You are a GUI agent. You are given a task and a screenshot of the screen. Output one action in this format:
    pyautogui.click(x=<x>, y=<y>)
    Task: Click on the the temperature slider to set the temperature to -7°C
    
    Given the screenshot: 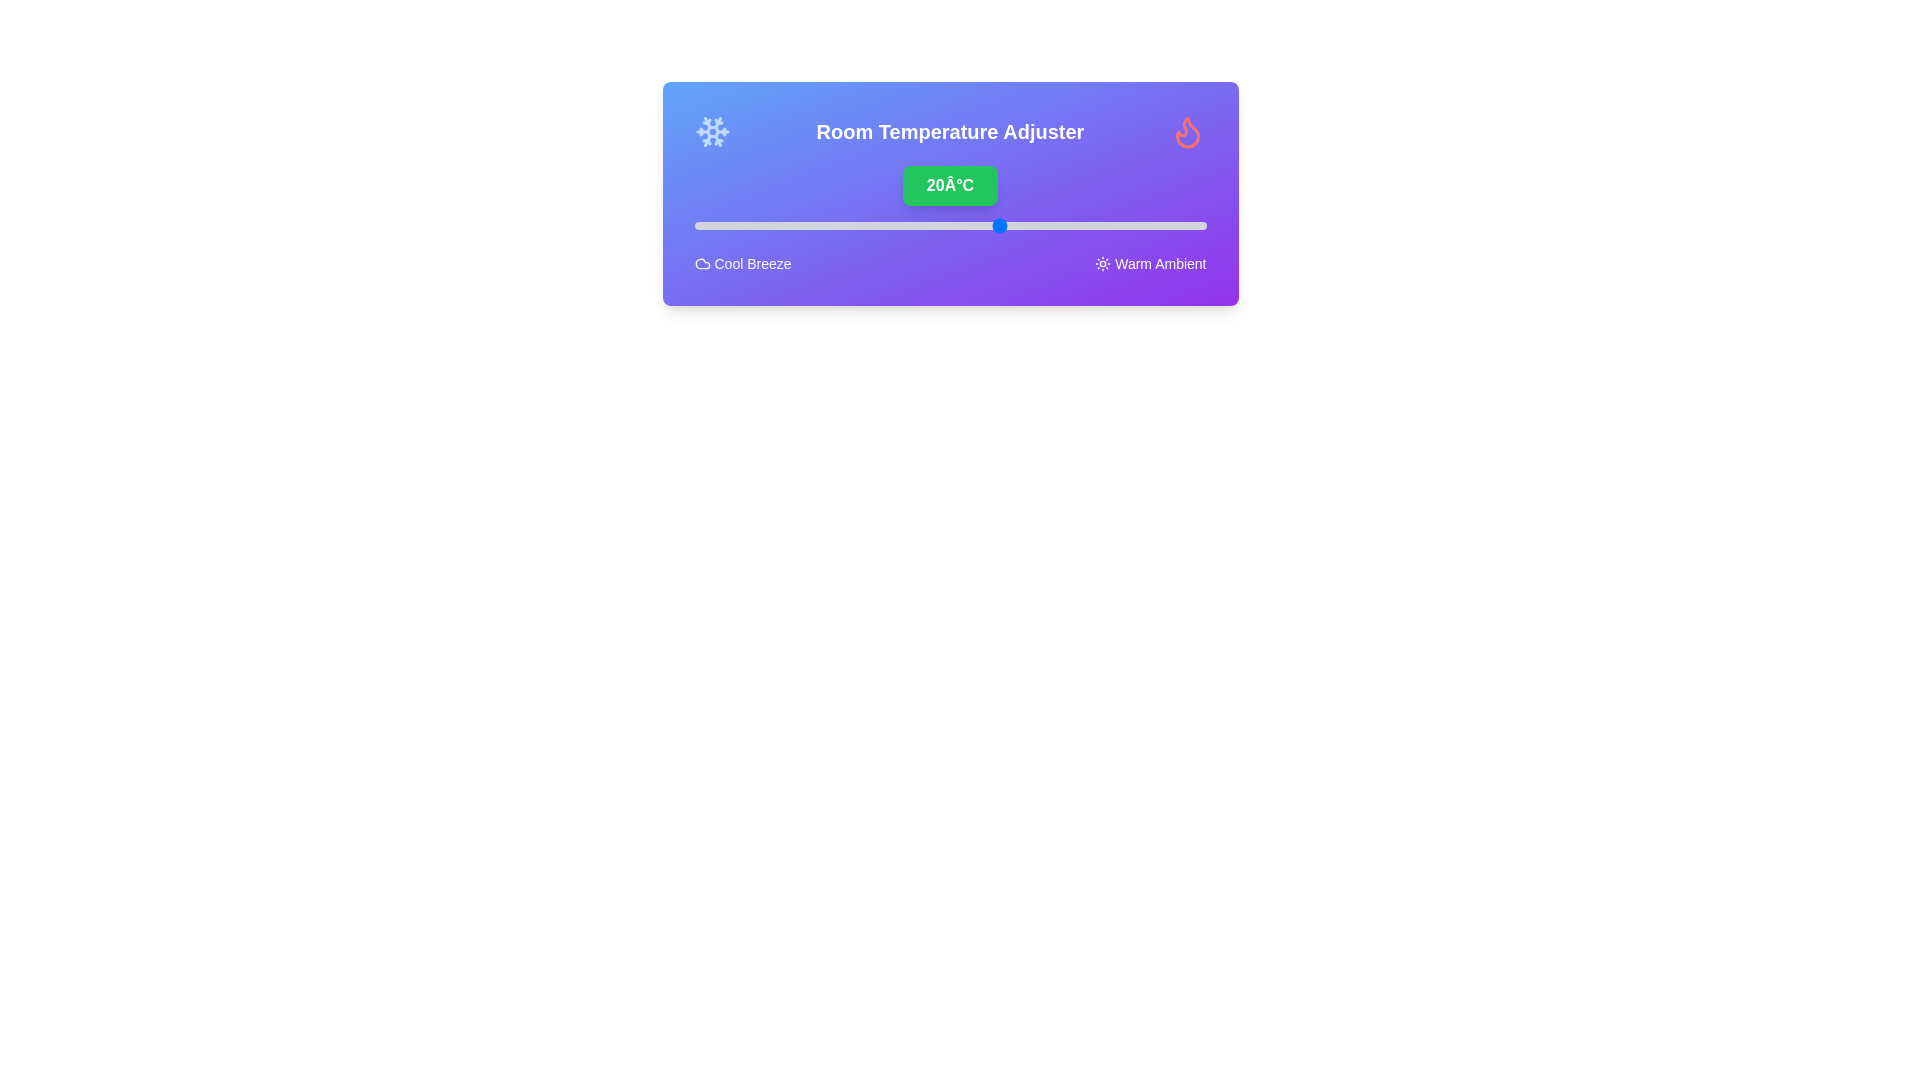 What is the action you would take?
    pyautogui.click(x=724, y=225)
    